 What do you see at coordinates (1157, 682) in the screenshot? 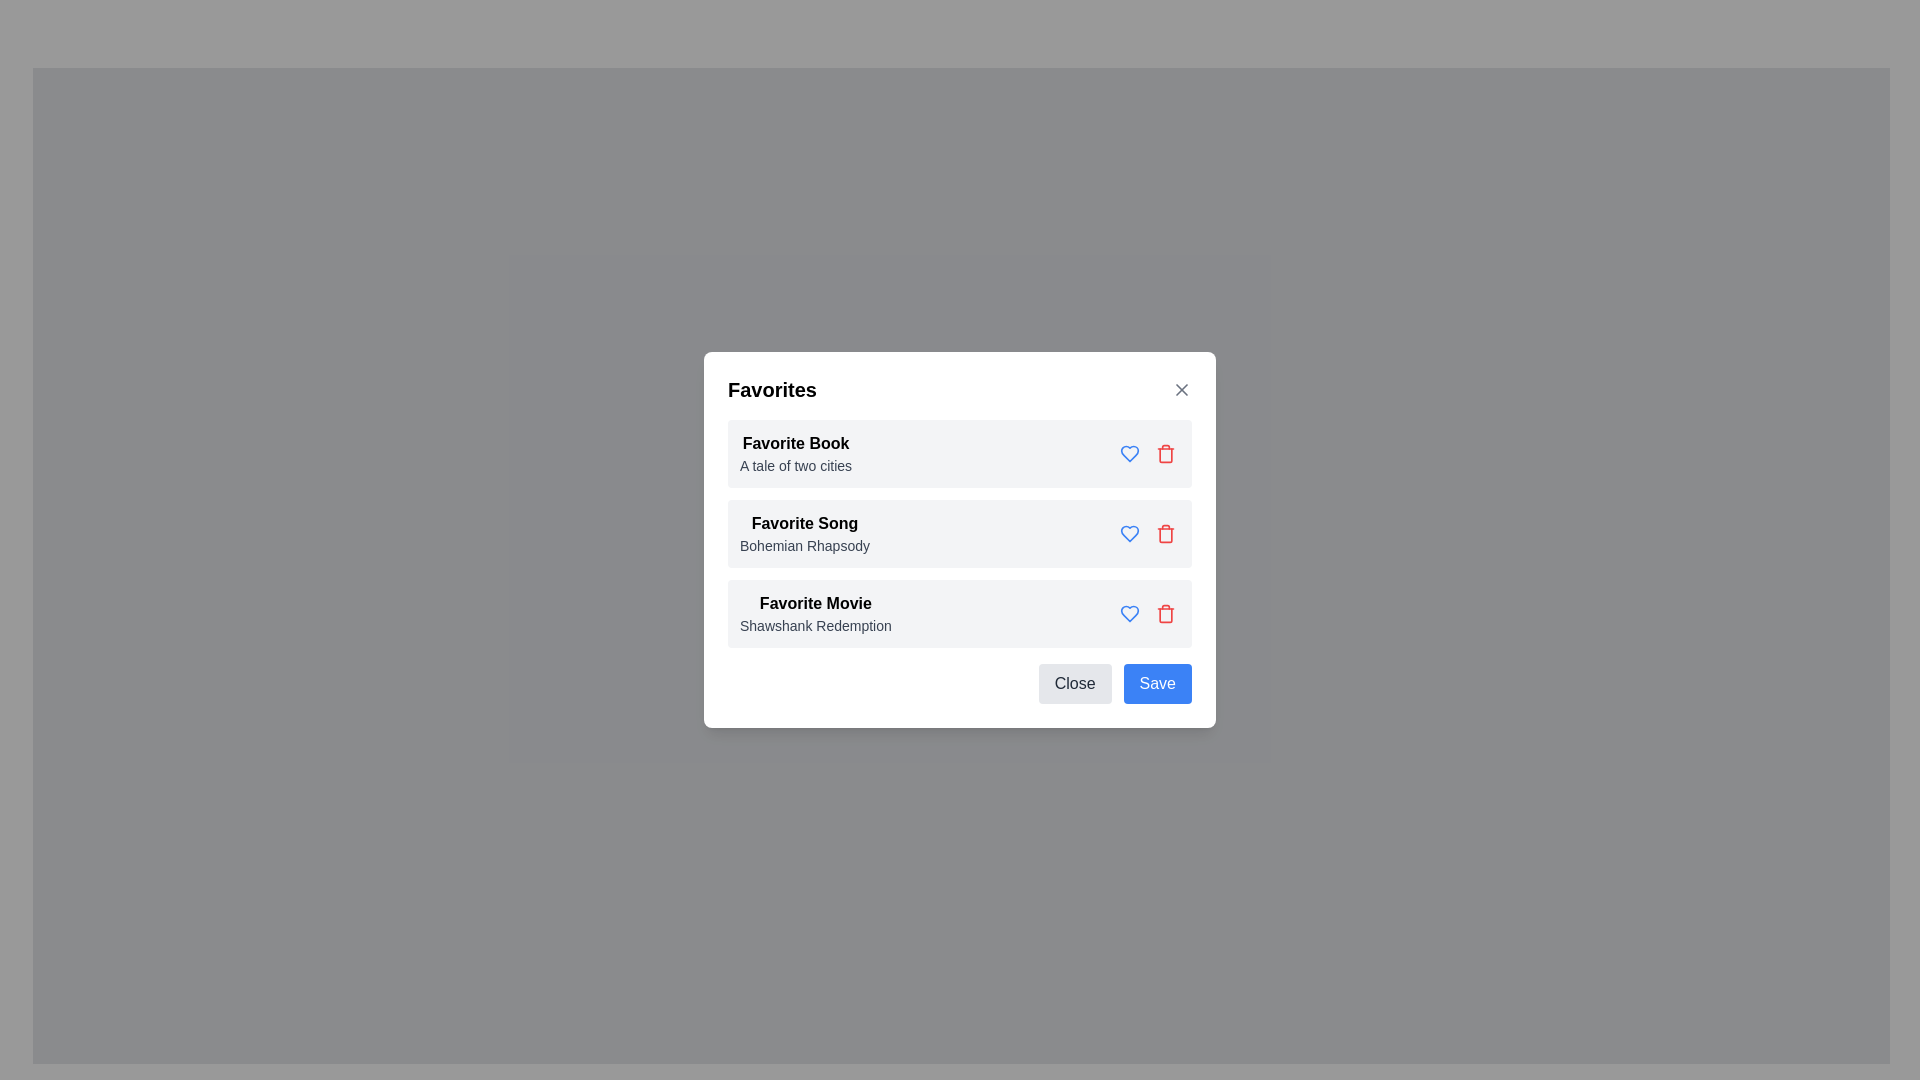
I see `the save button located at the bottom right corner of the modal window` at bounding box center [1157, 682].